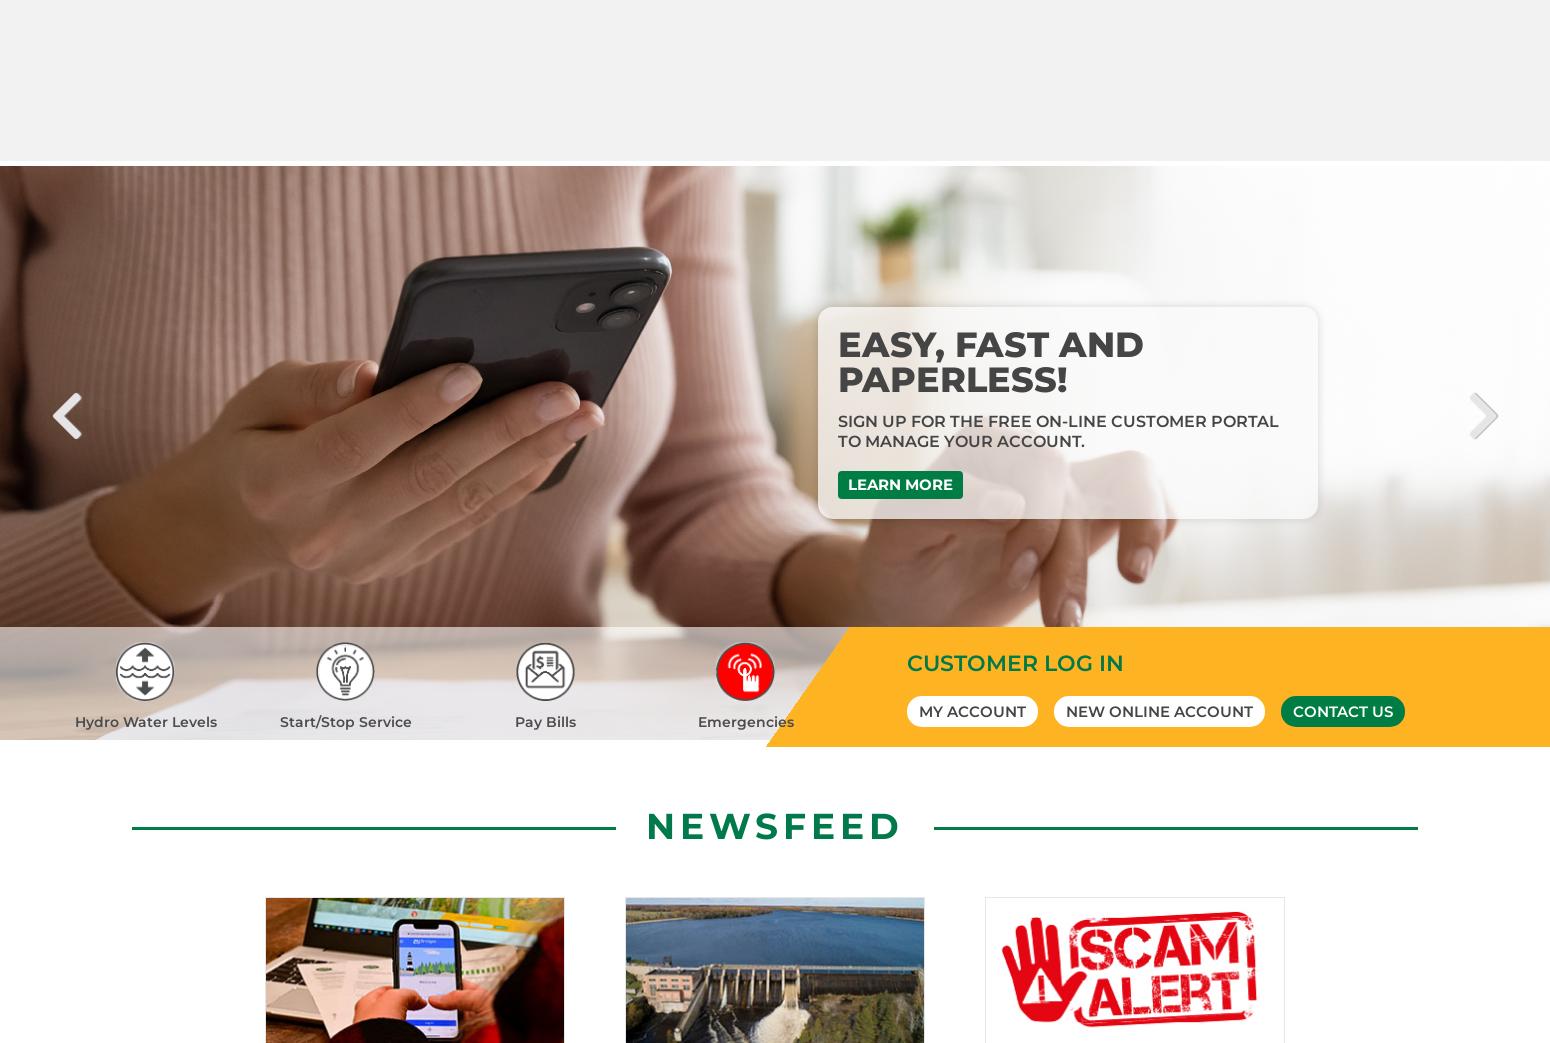  What do you see at coordinates (775, 665) in the screenshot?
I see `'Customer Data Privacy Information'` at bounding box center [775, 665].